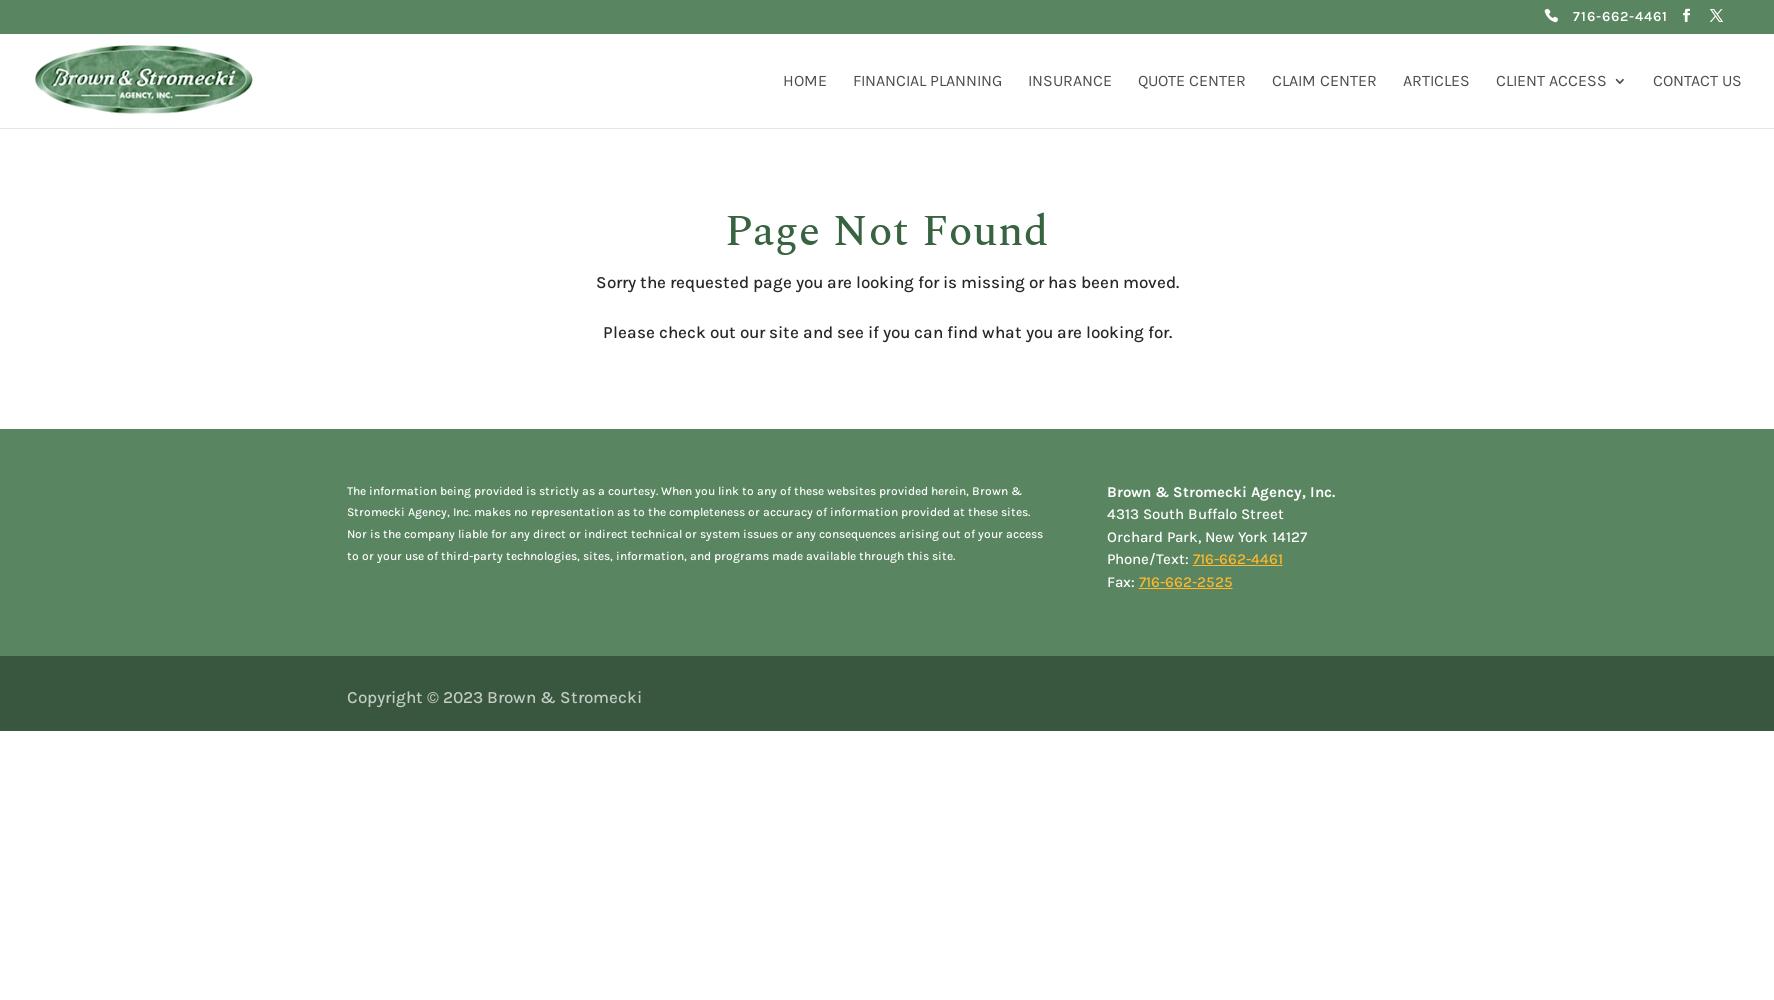  I want to click on 'Claim Center', so click(1270, 79).